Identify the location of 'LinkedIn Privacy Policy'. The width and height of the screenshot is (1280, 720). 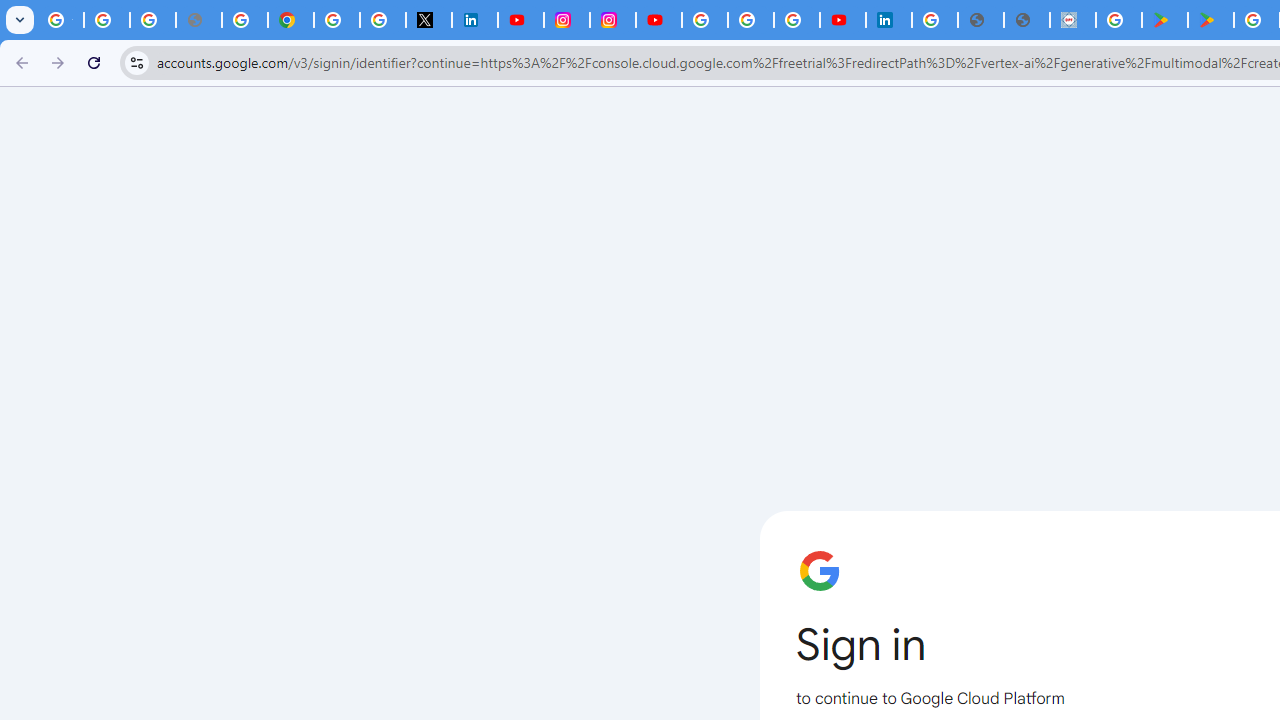
(473, 20).